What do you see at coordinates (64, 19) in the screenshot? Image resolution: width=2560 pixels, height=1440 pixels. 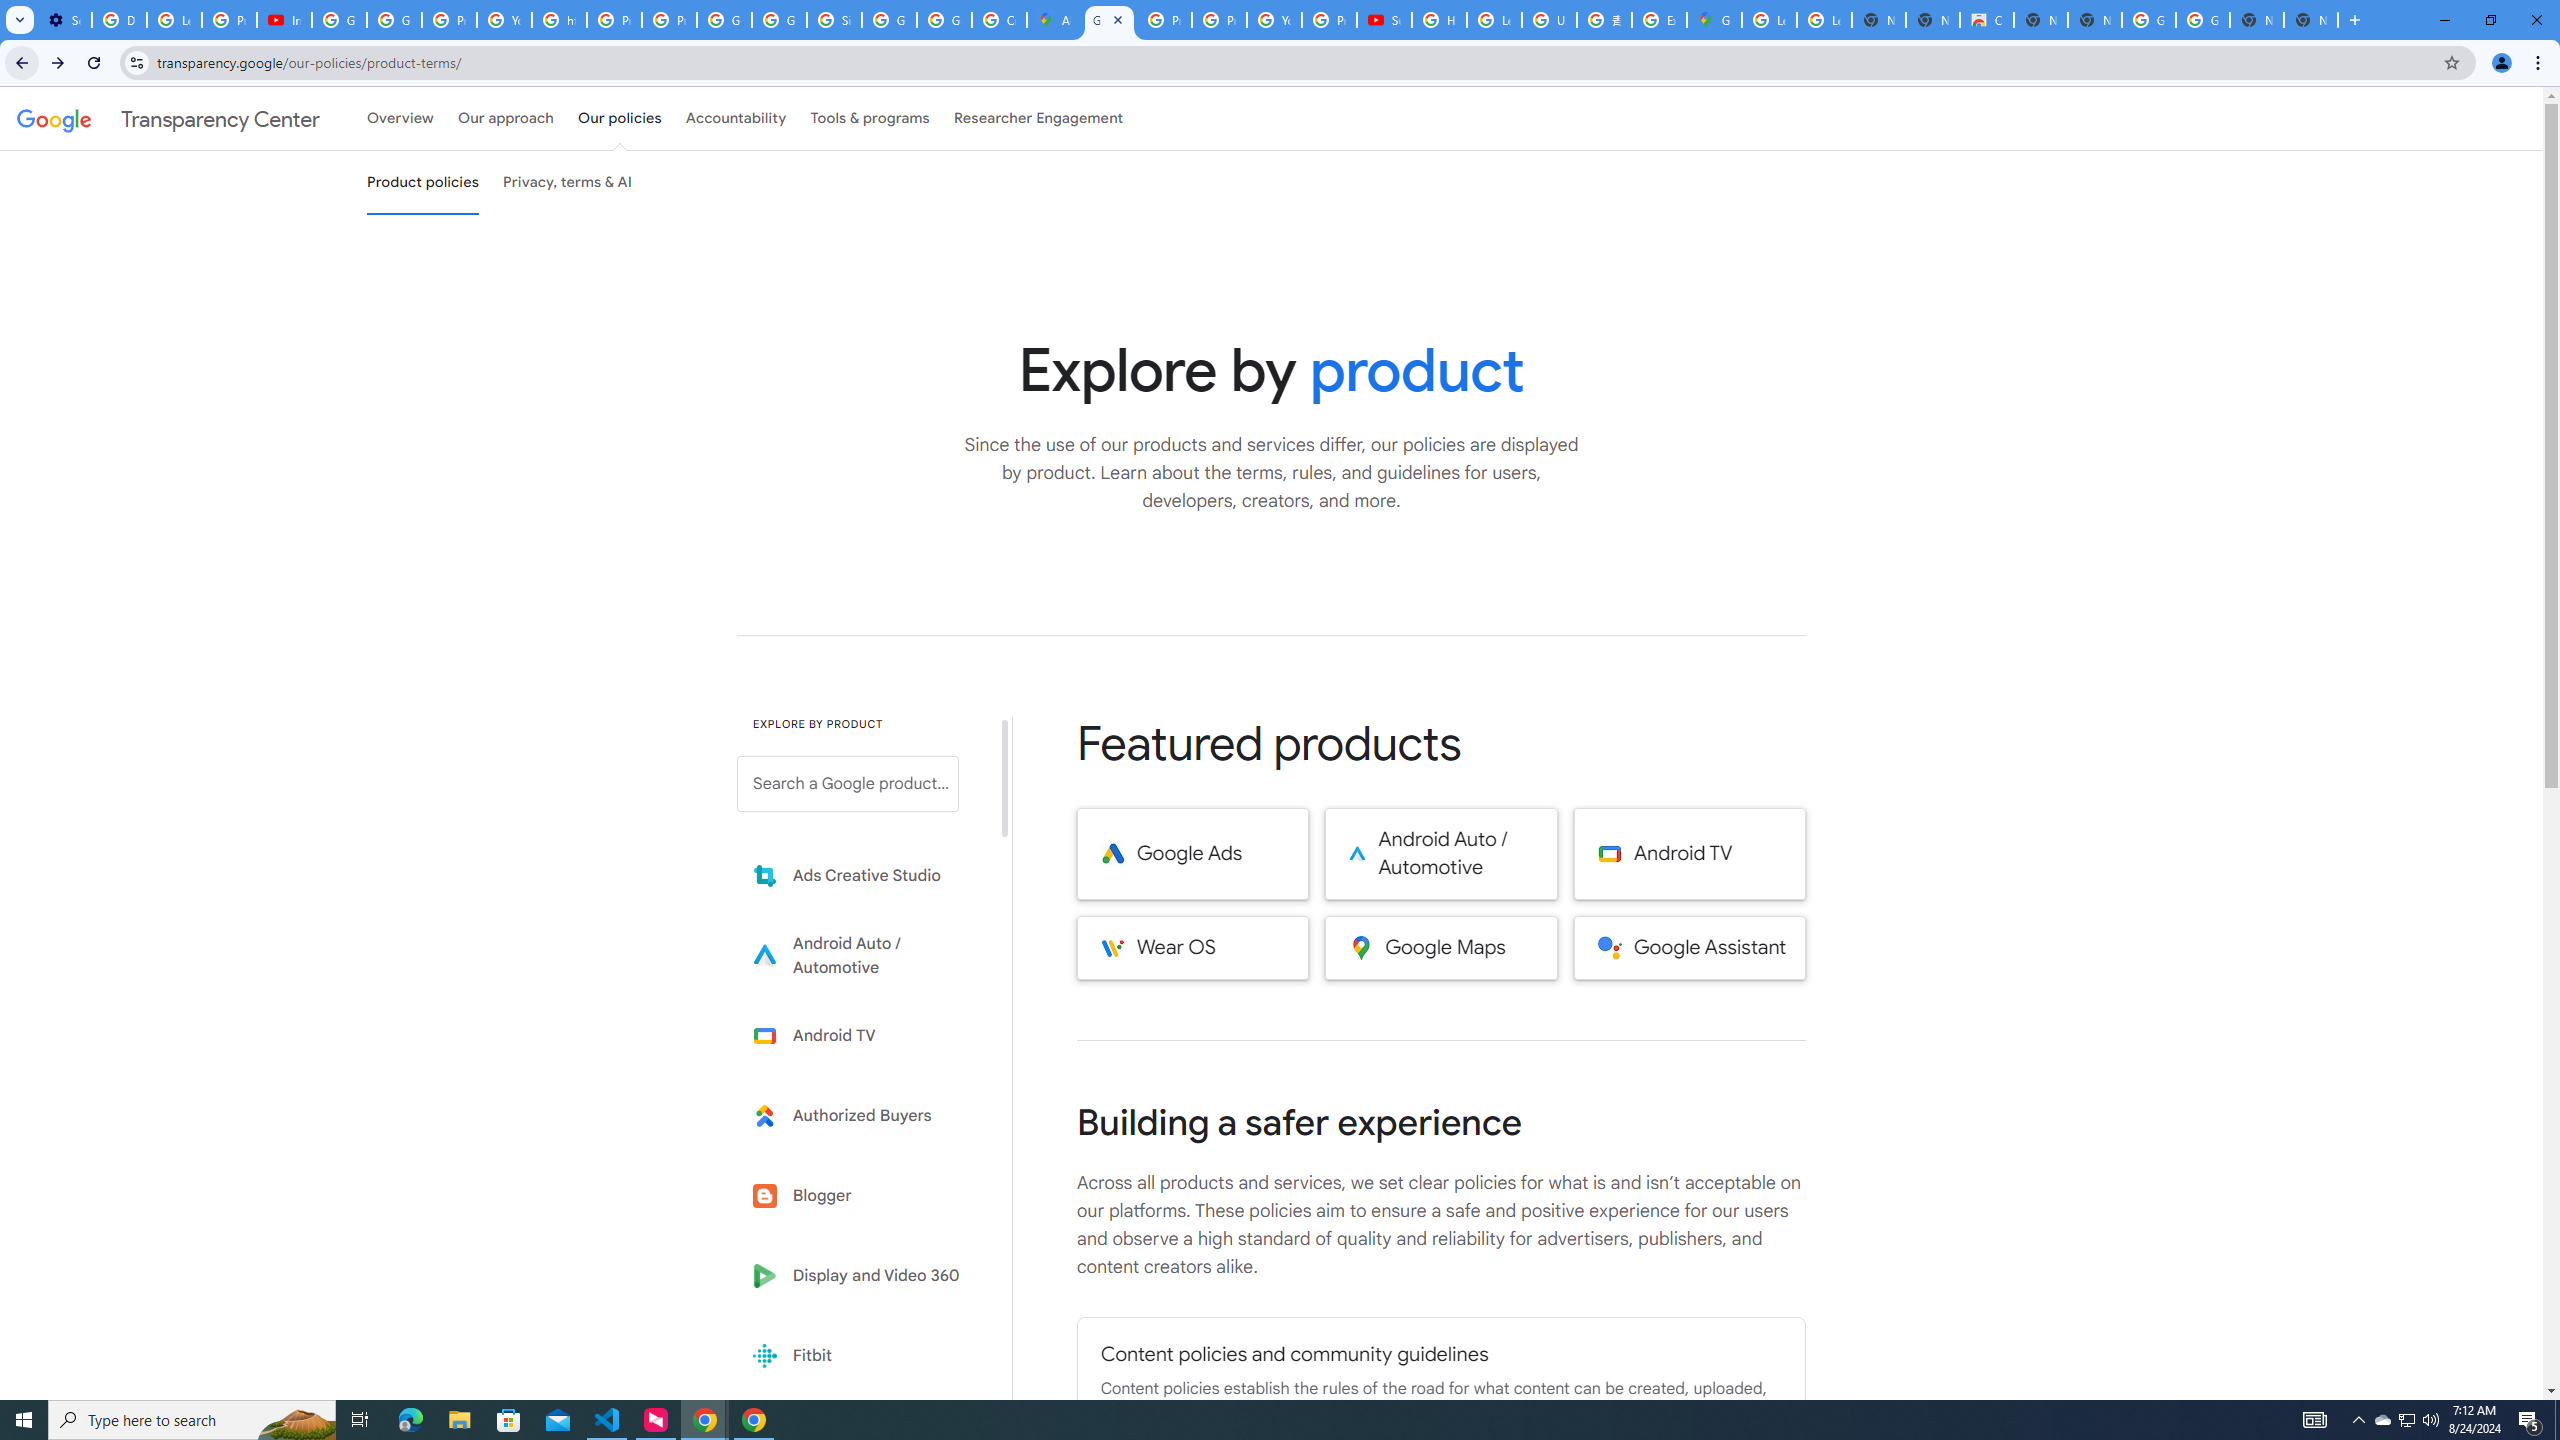 I see `'Settings - Performance'` at bounding box center [64, 19].